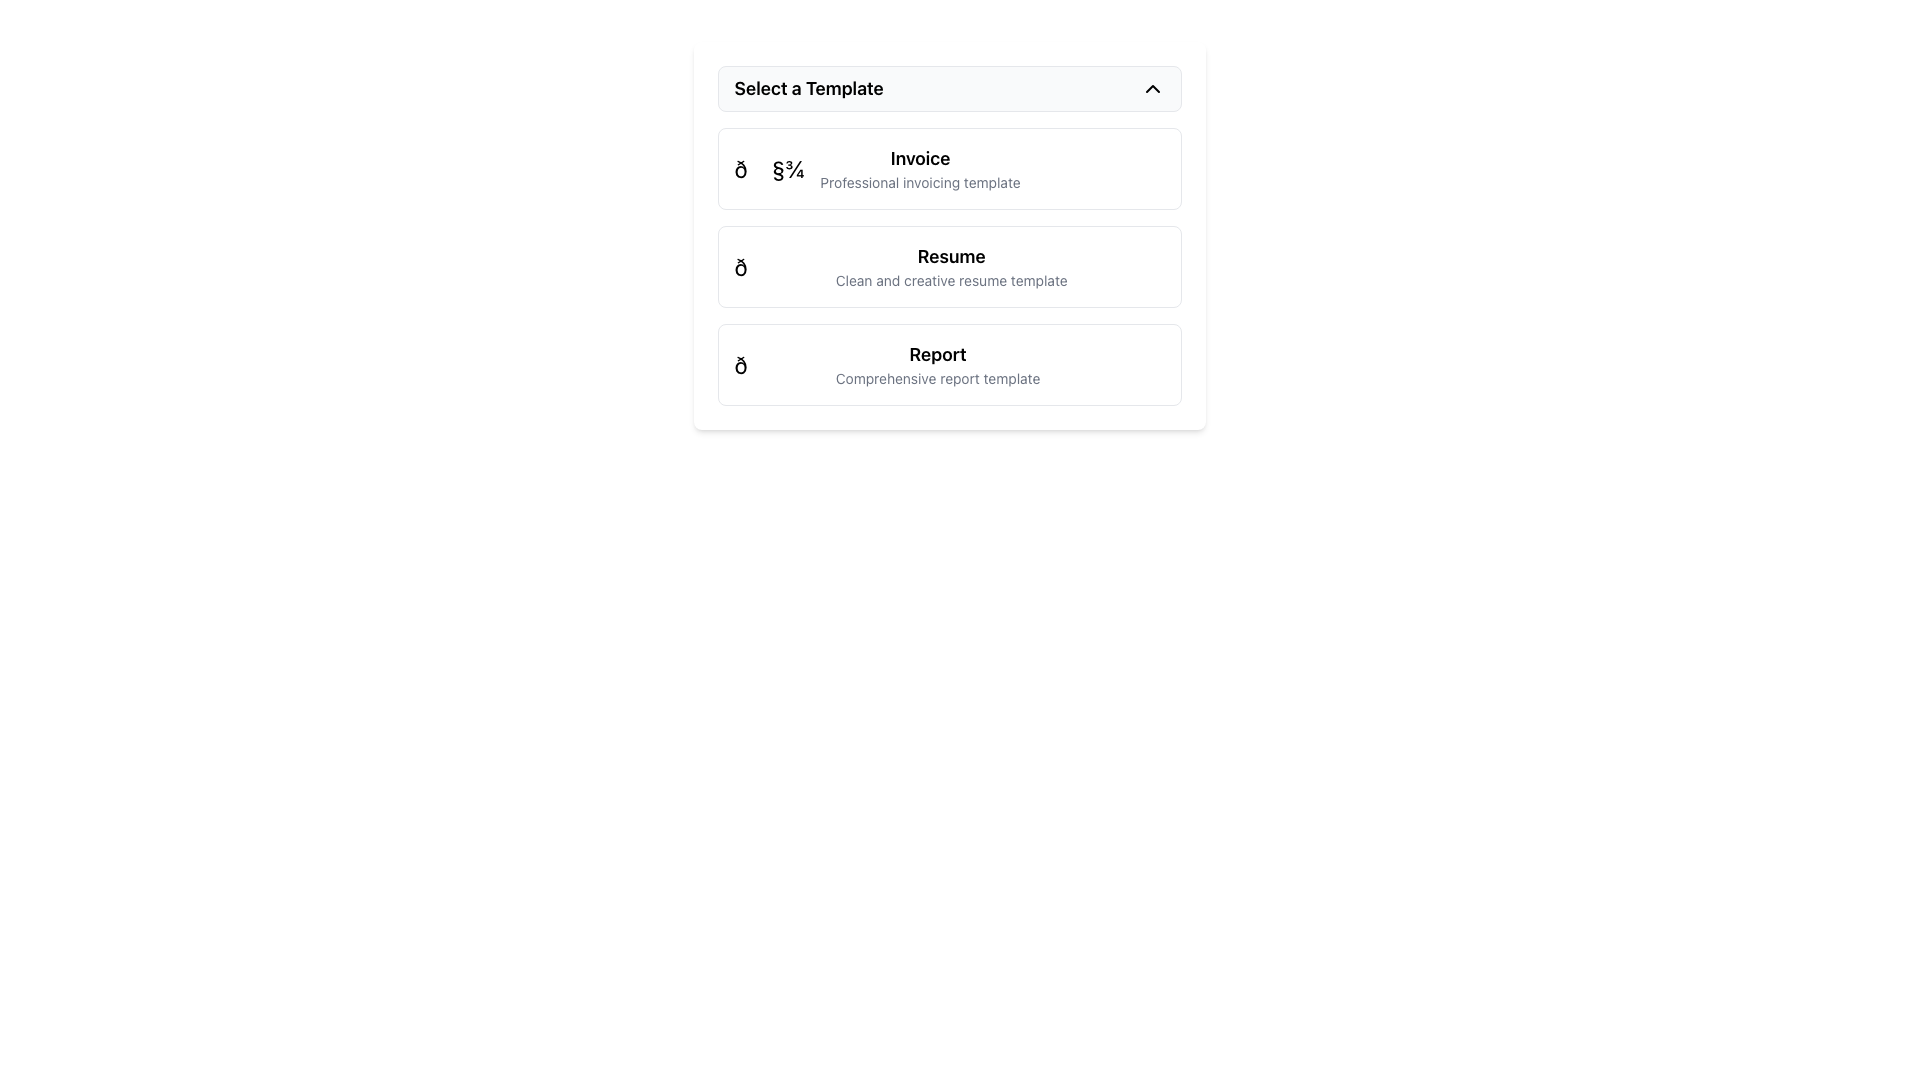  Describe the element at coordinates (948, 265) in the screenshot. I see `the 'Resume' template card located in the middle of the dropdown menu titled 'Select a Template'` at that location.